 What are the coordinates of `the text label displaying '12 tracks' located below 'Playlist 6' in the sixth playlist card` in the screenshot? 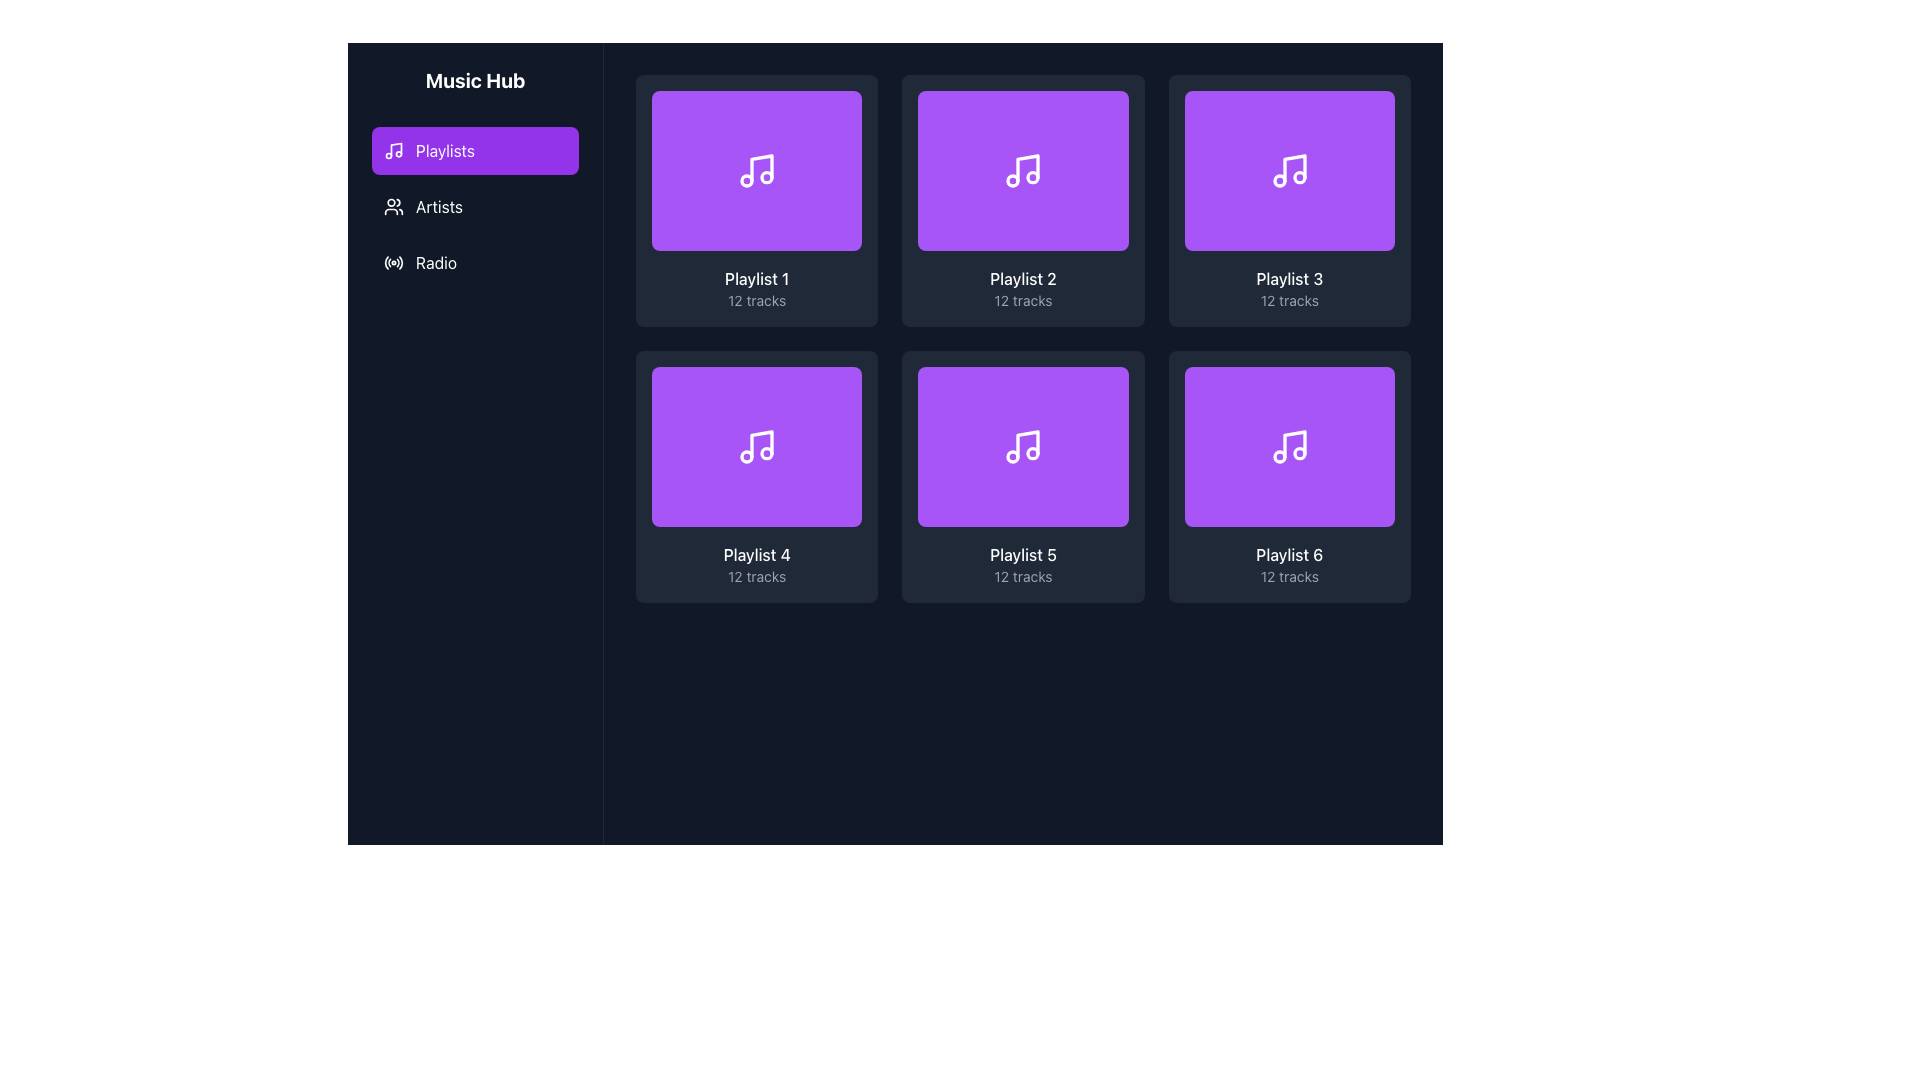 It's located at (1289, 577).